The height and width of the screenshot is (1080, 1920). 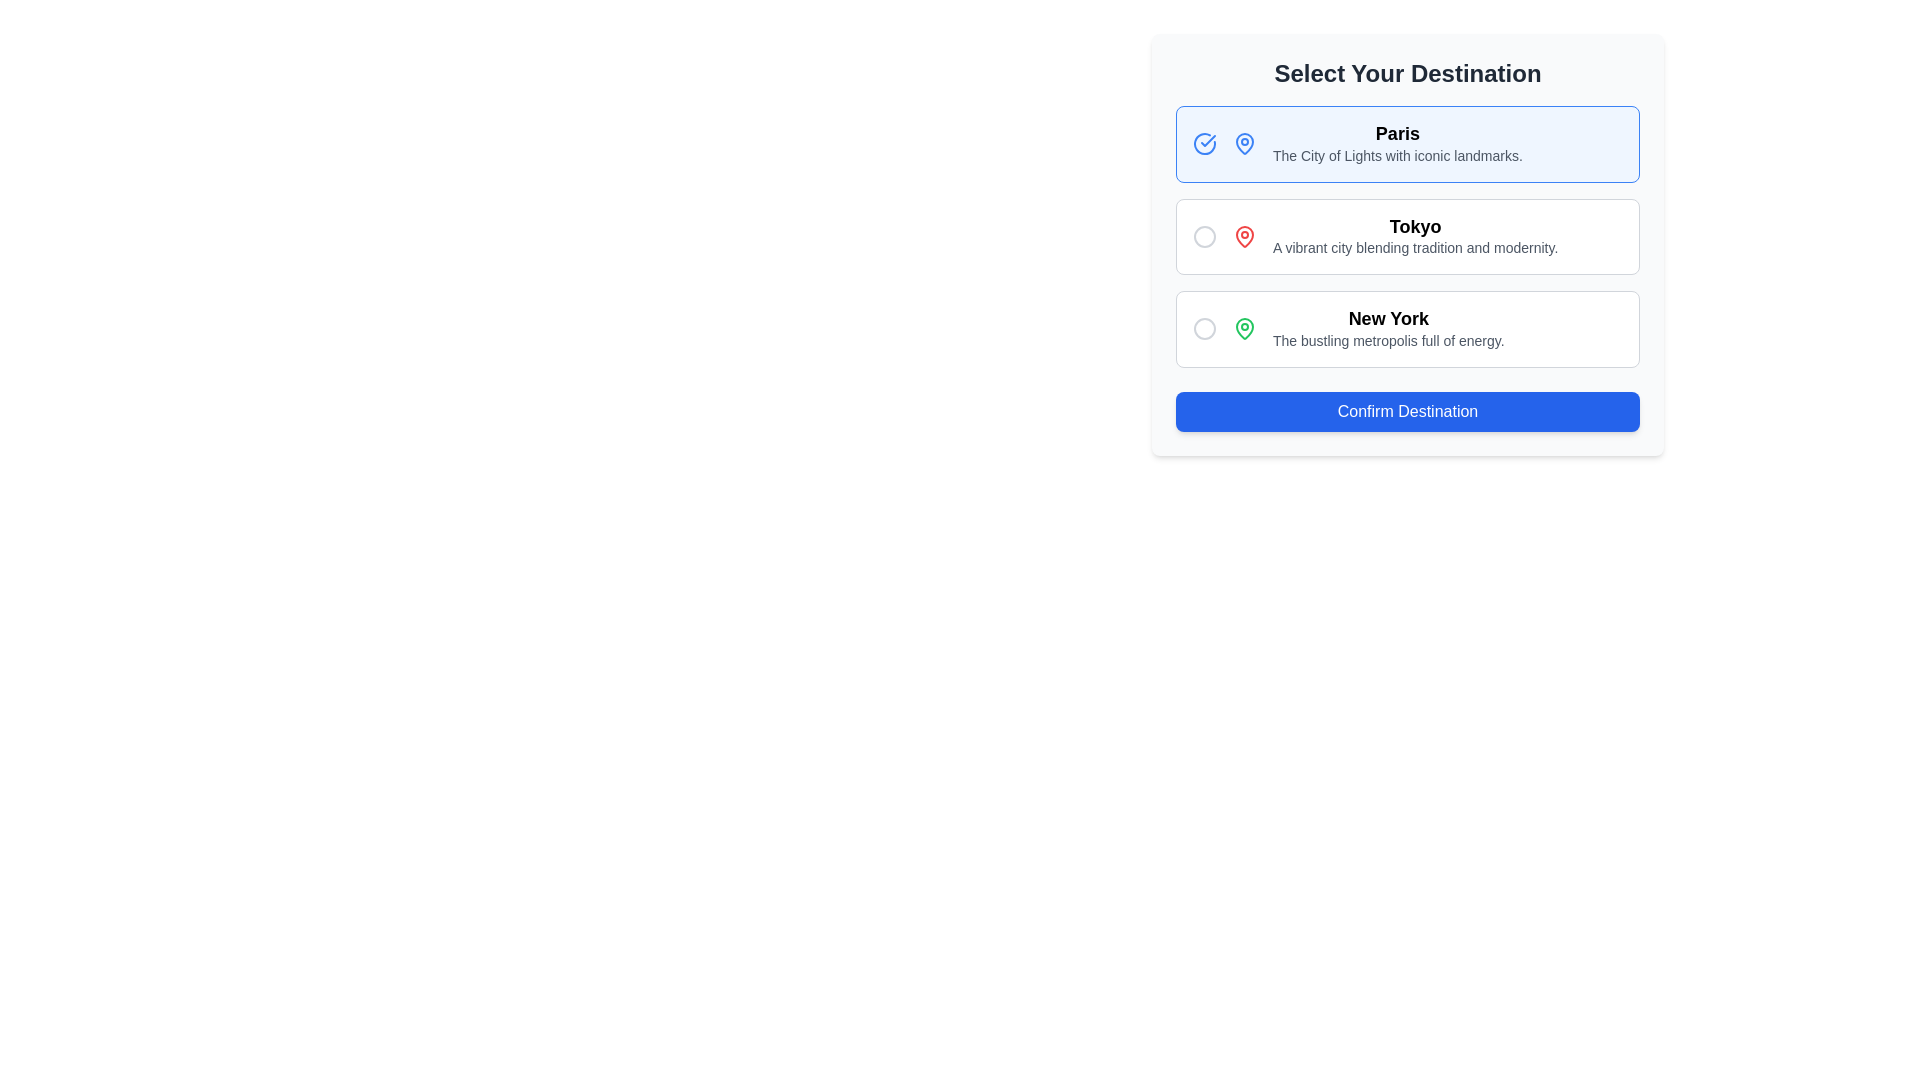 I want to click on the red map pin icon representing the destination 'Tokyo' in the destination selector component, so click(x=1243, y=235).